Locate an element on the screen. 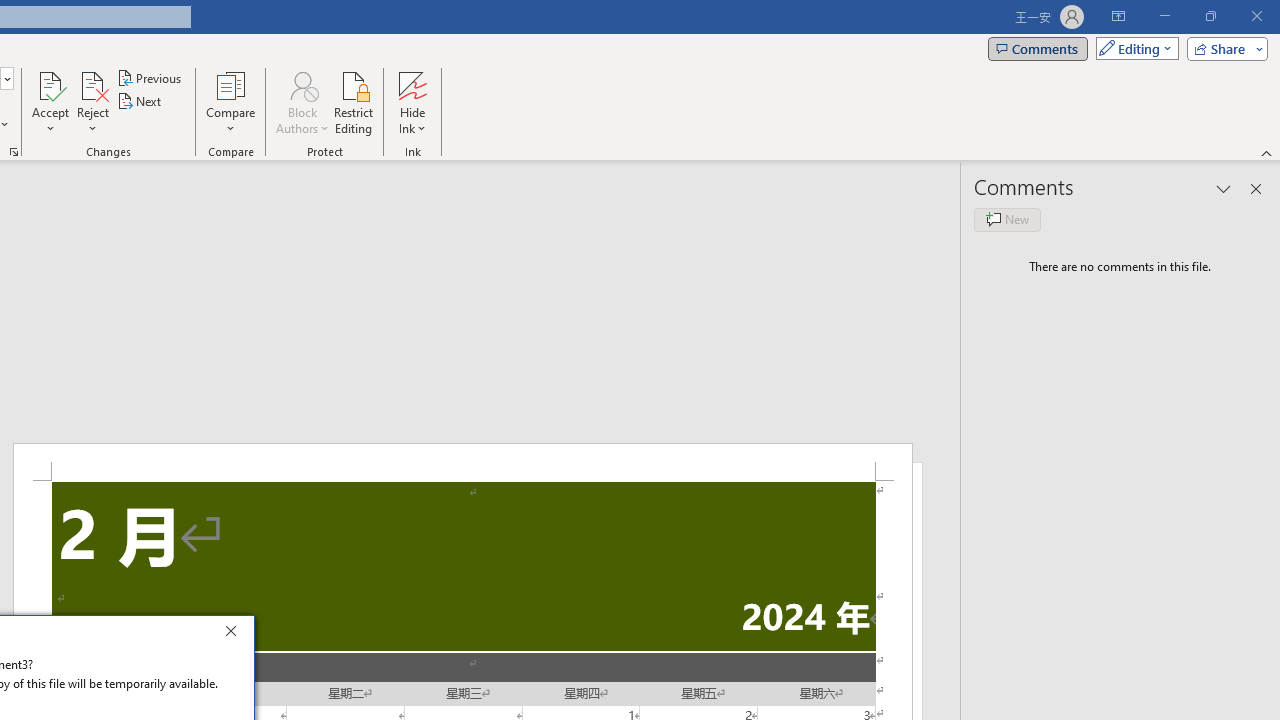 The image size is (1280, 720). 'New comment' is located at coordinates (1007, 219).